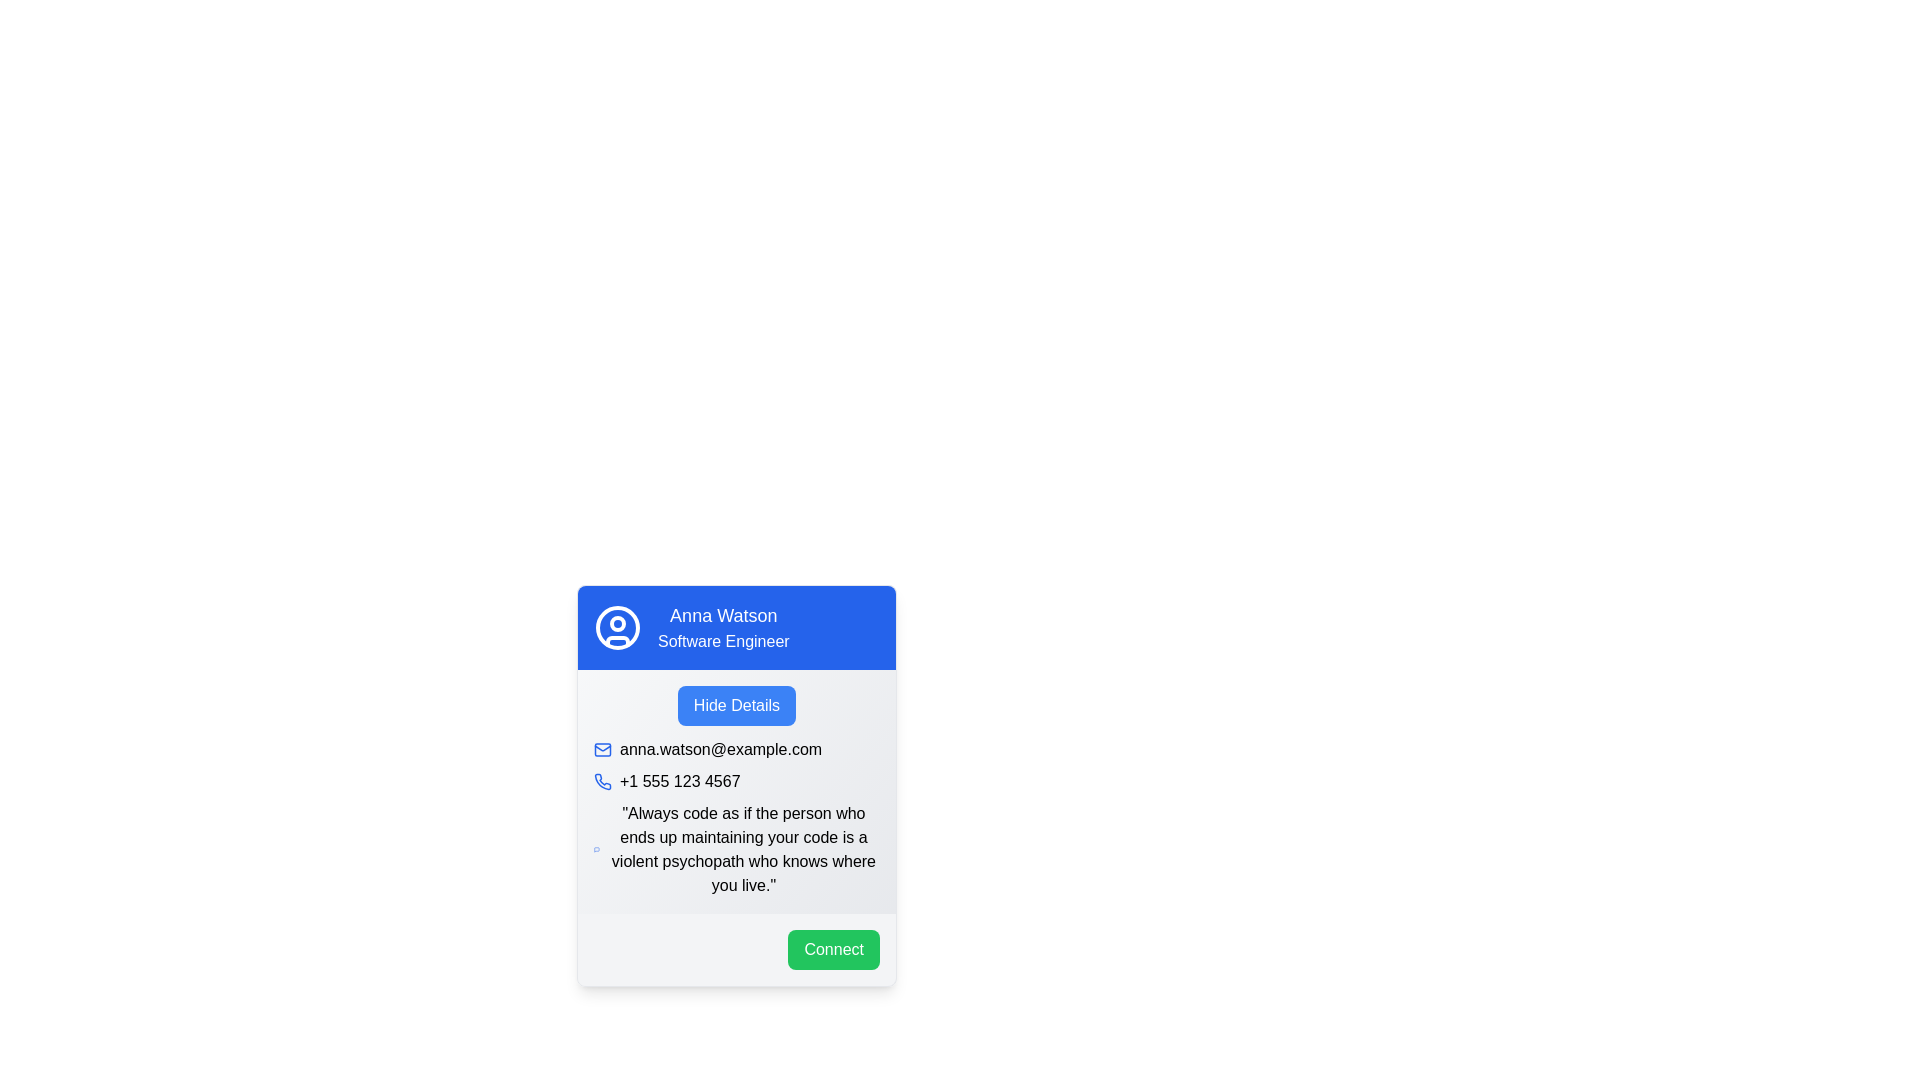 The height and width of the screenshot is (1080, 1920). What do you see at coordinates (617, 627) in the screenshot?
I see `the outermost circle of the user avatar graphic located in the middle-top portion of the profile card` at bounding box center [617, 627].